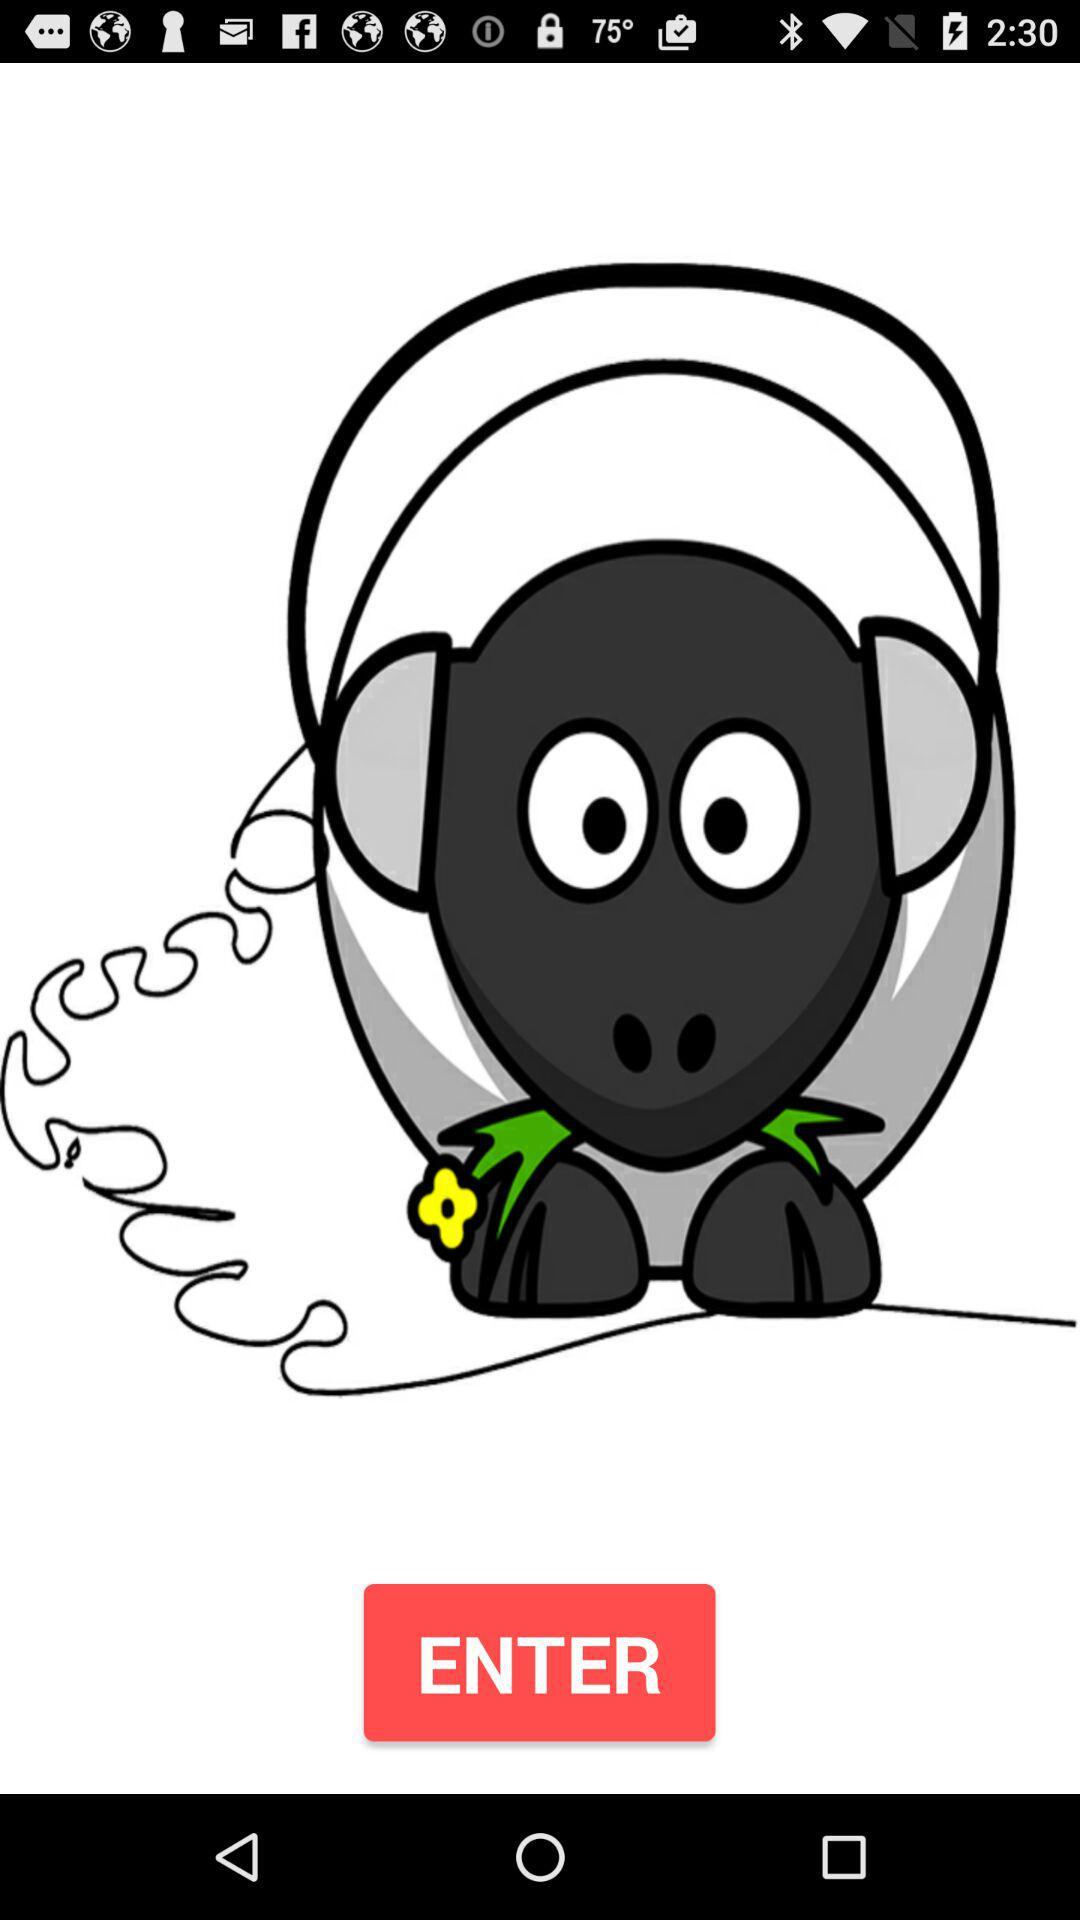 This screenshot has width=1080, height=1920. I want to click on enter, so click(538, 1662).